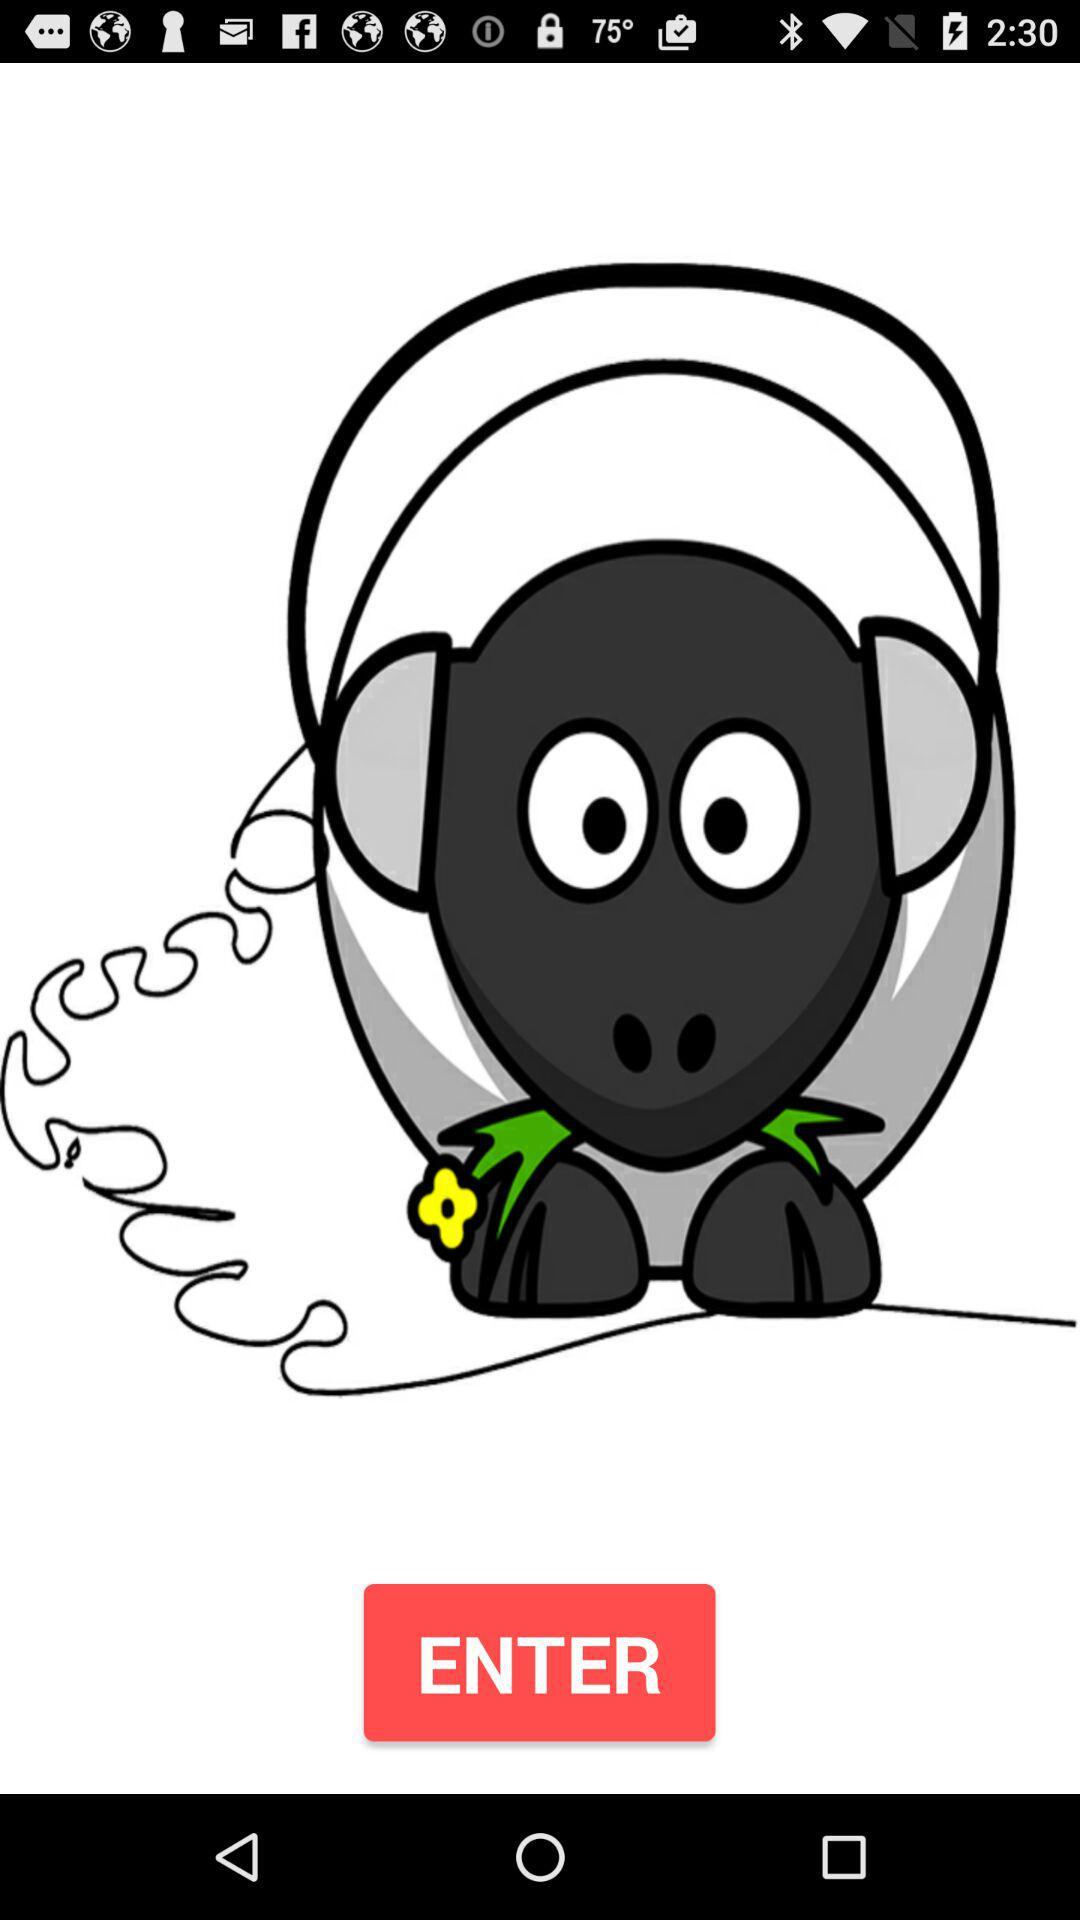 This screenshot has width=1080, height=1920. I want to click on enter, so click(538, 1662).